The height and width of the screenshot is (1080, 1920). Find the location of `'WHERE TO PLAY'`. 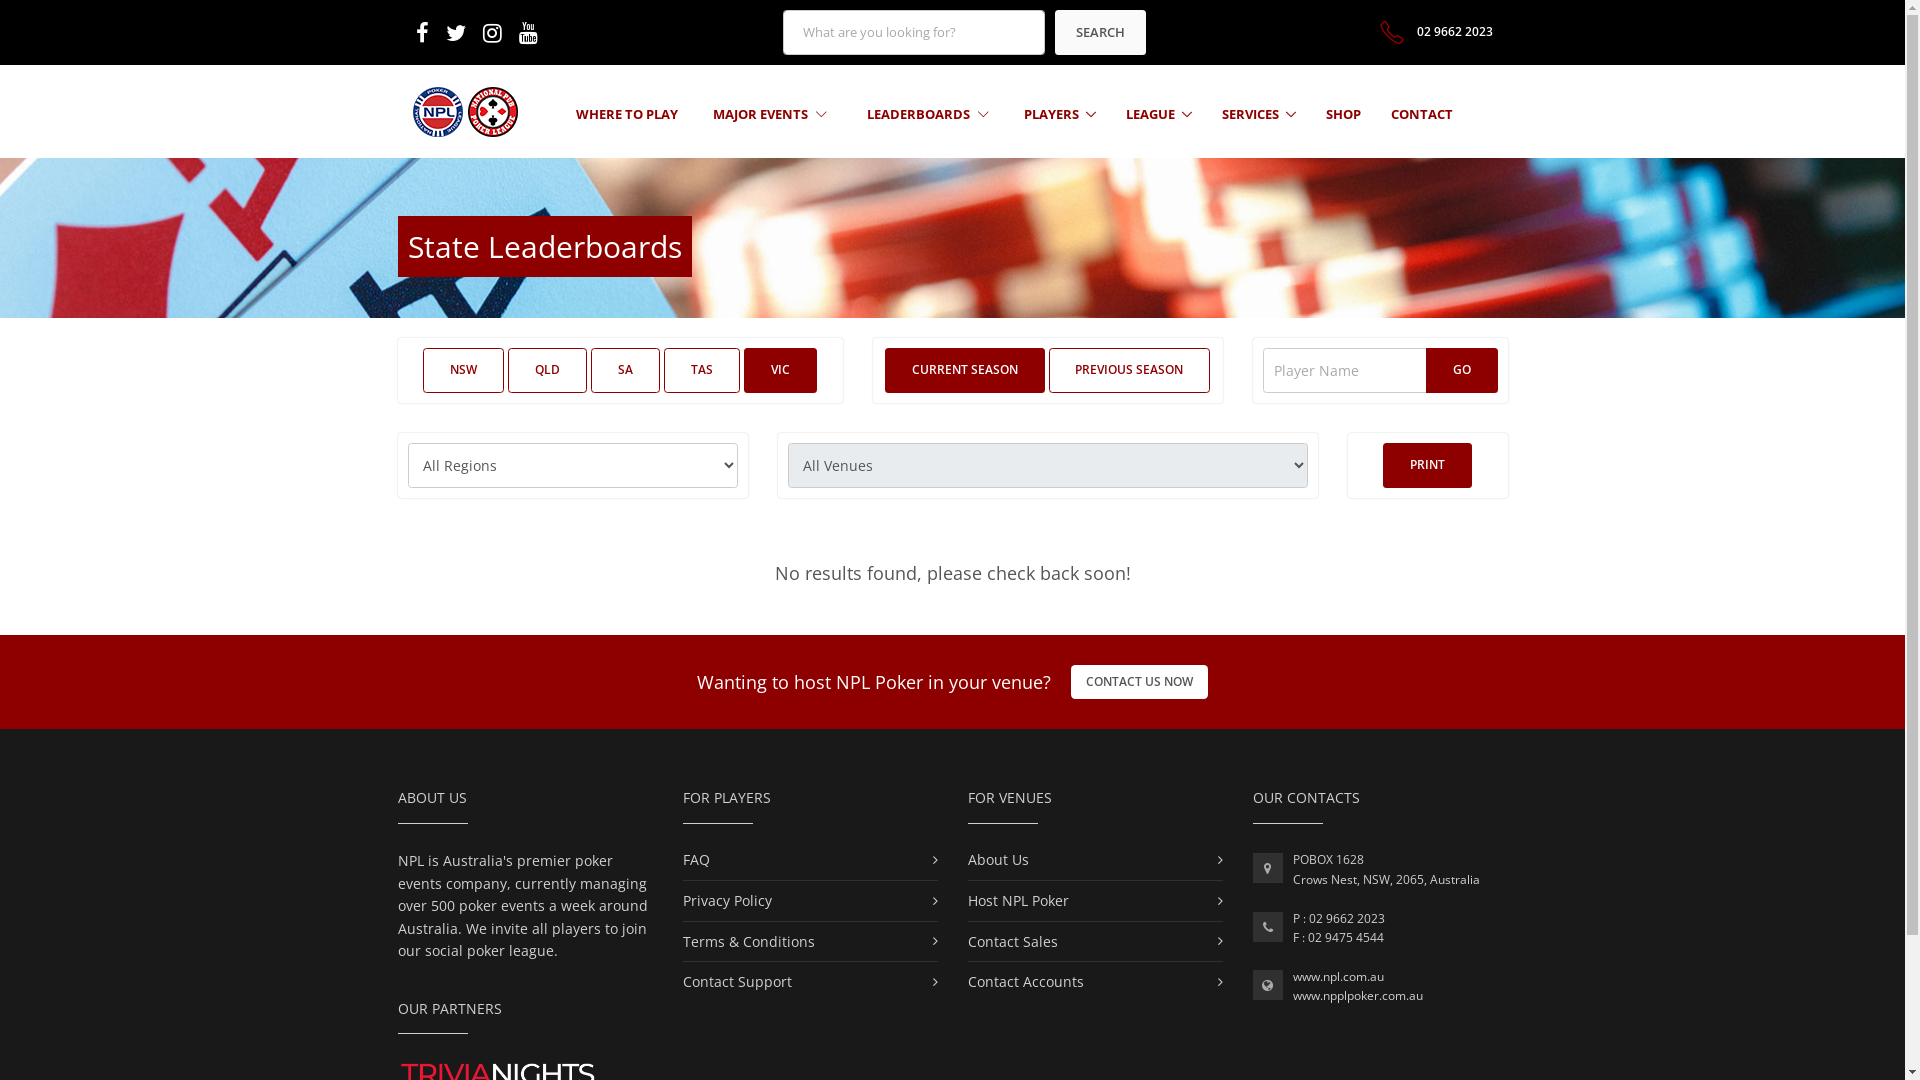

'WHERE TO PLAY' is located at coordinates (626, 114).